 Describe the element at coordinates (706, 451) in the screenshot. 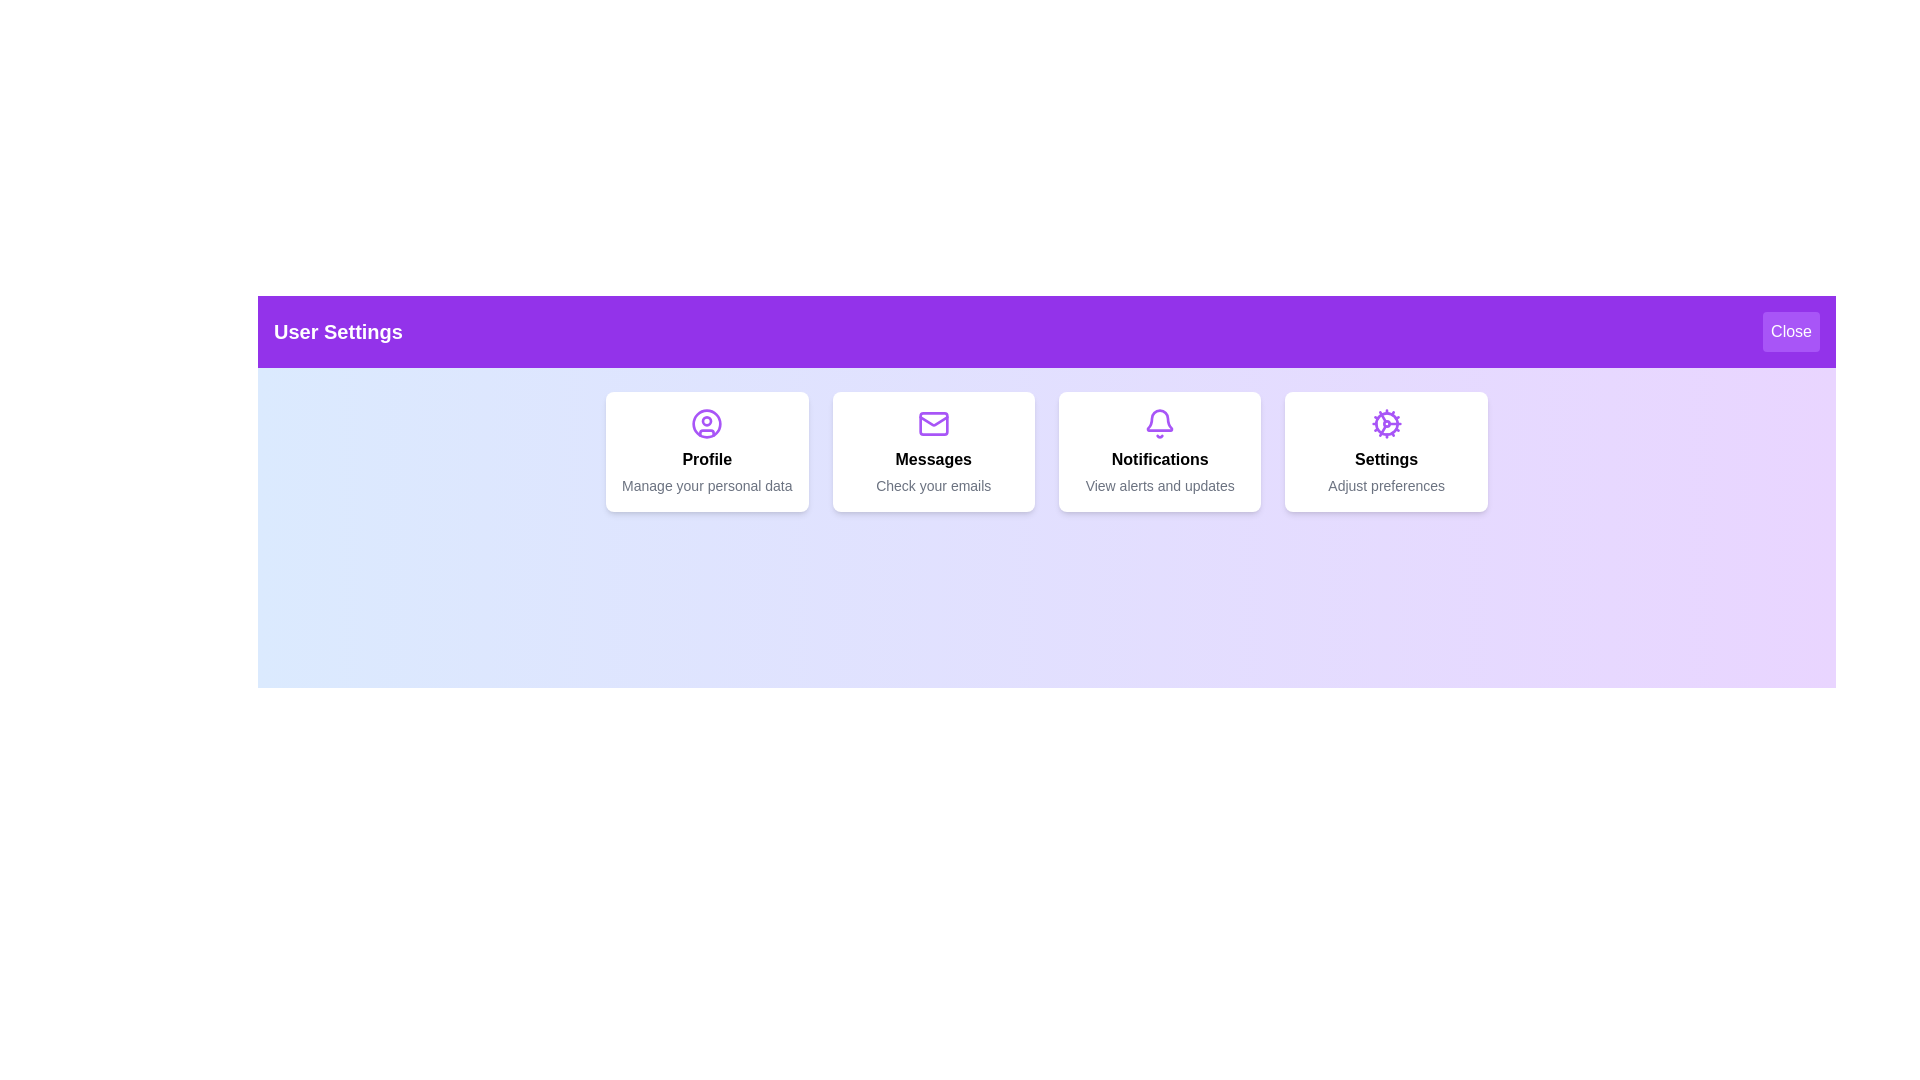

I see `the Profile menu item to navigate to the respective section` at that location.